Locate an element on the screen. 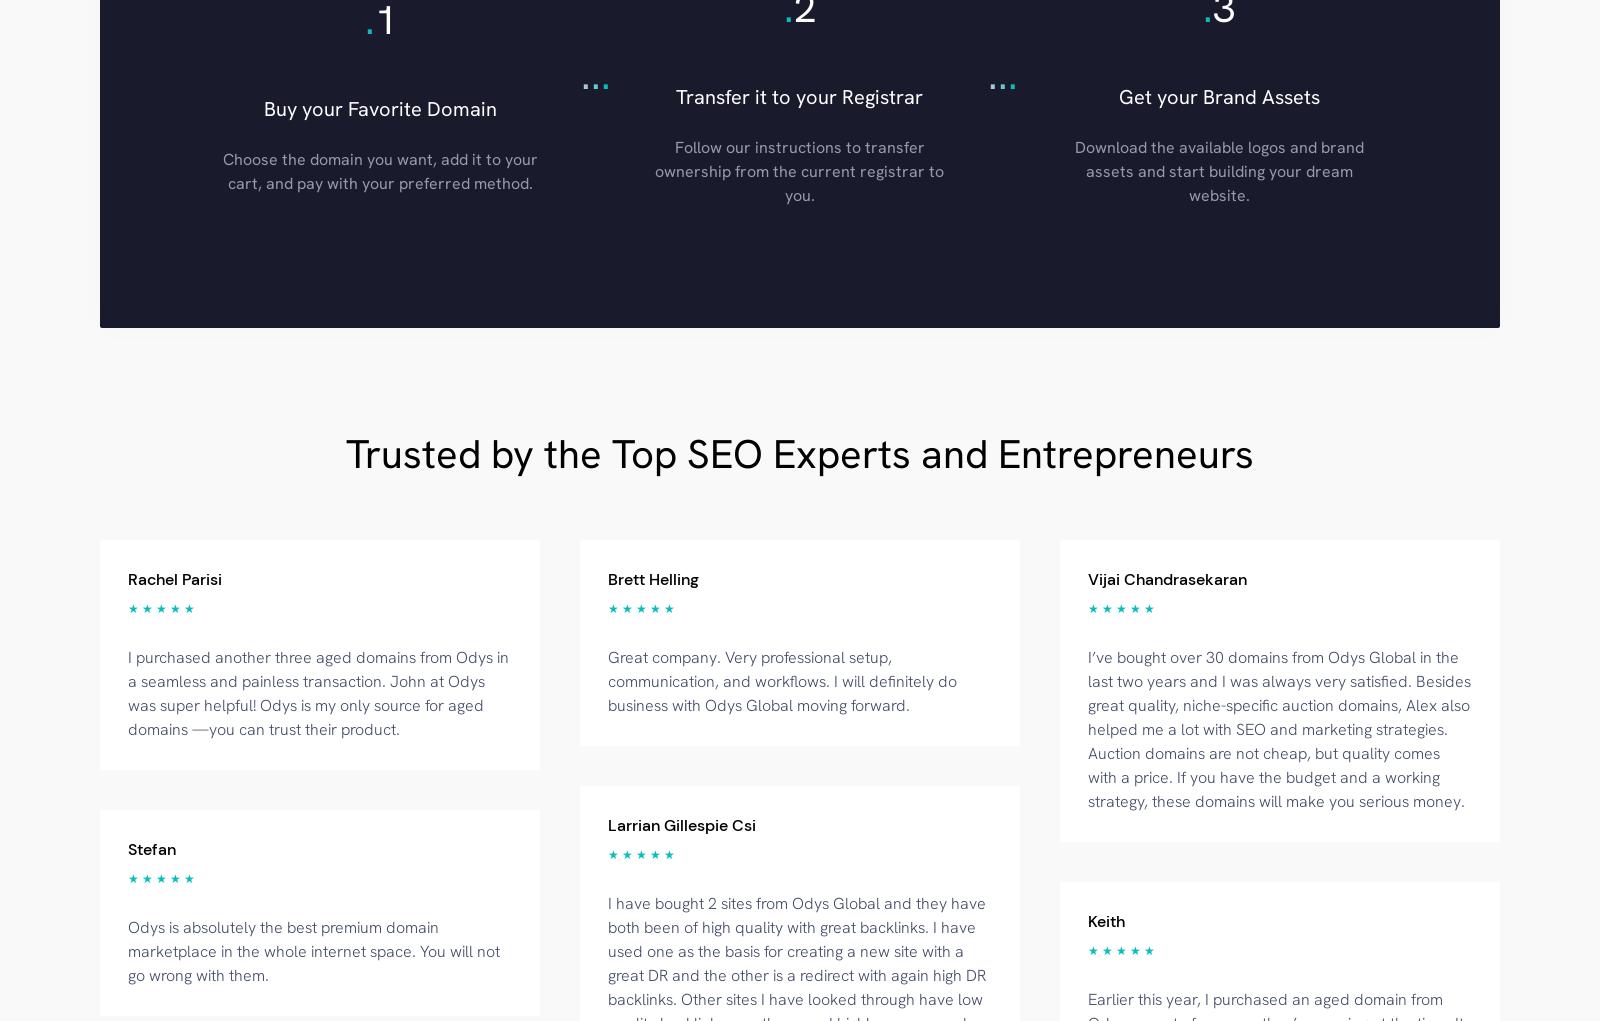 The width and height of the screenshot is (1600, 1021). 'Buy your Favorite Domain' is located at coordinates (380, 107).